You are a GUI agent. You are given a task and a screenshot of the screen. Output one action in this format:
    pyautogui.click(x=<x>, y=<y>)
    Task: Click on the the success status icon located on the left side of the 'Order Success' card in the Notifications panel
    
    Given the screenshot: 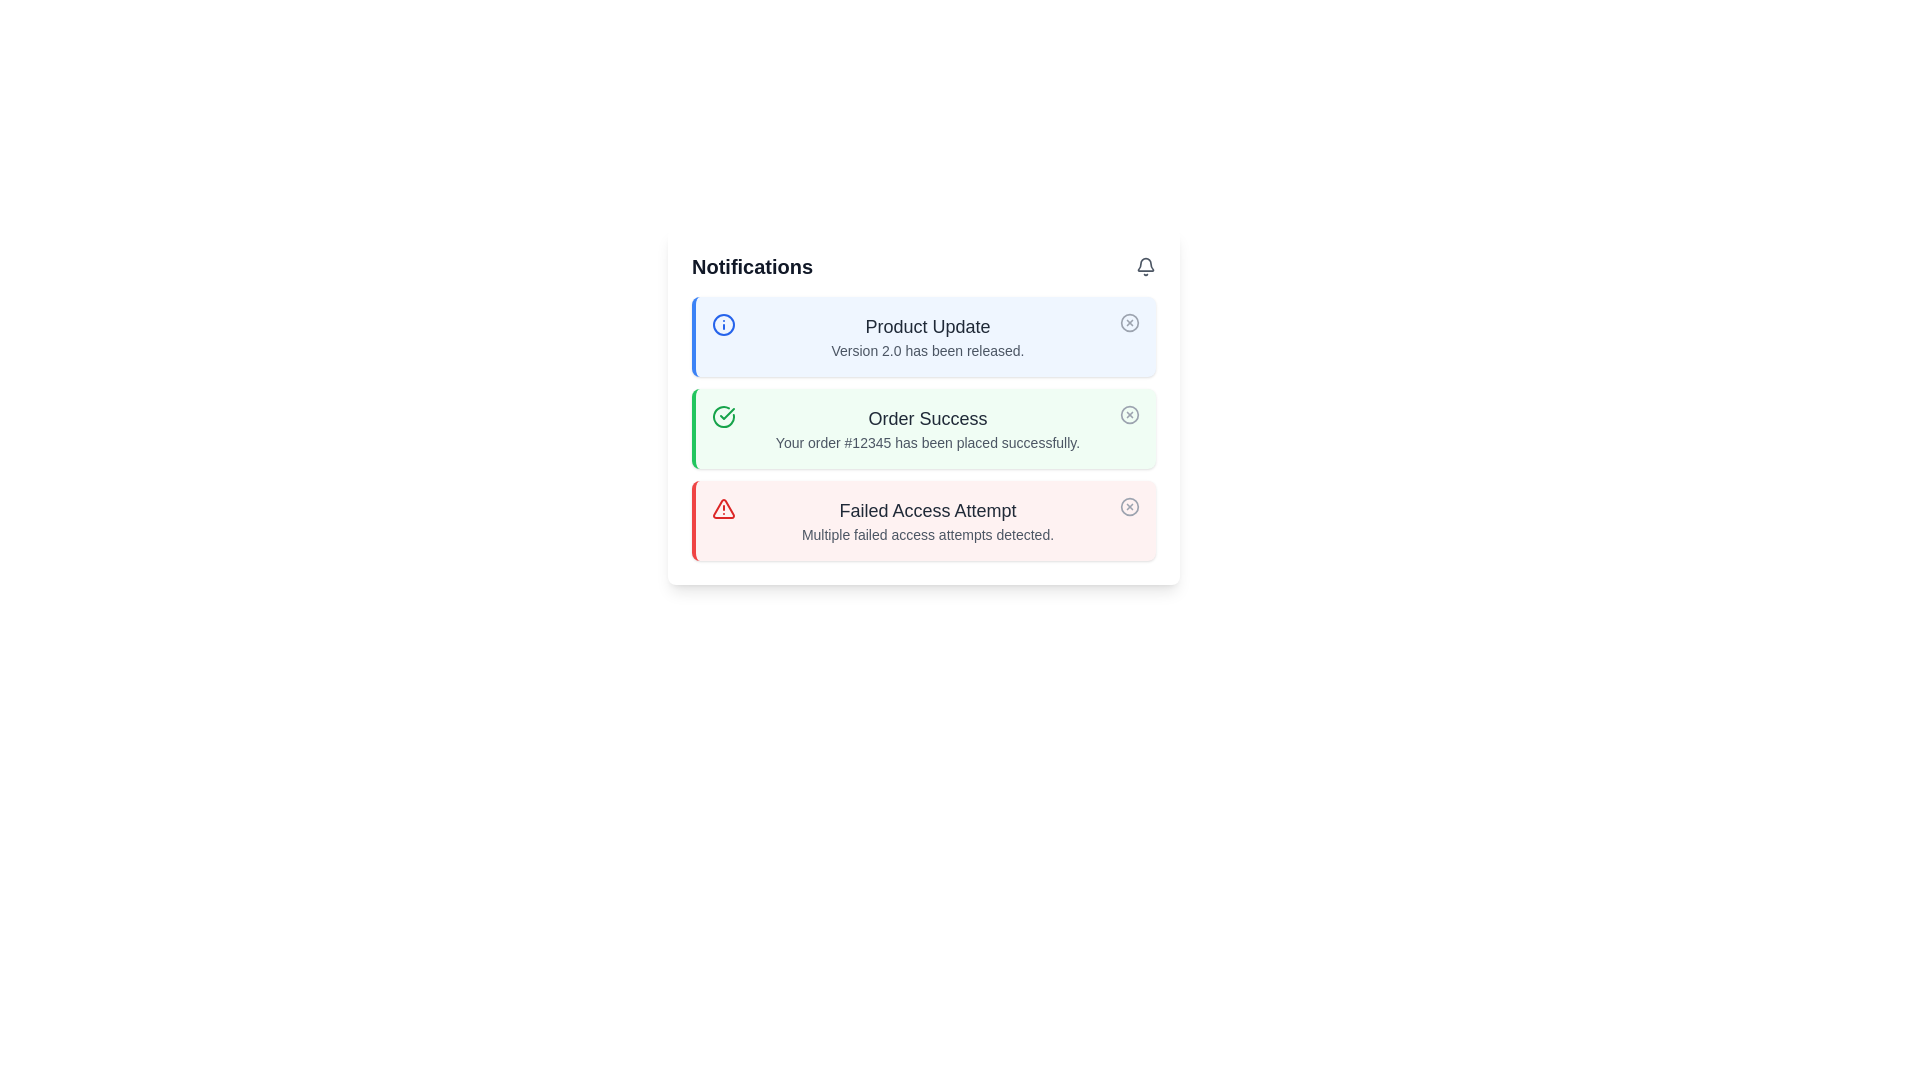 What is the action you would take?
    pyautogui.click(x=723, y=415)
    